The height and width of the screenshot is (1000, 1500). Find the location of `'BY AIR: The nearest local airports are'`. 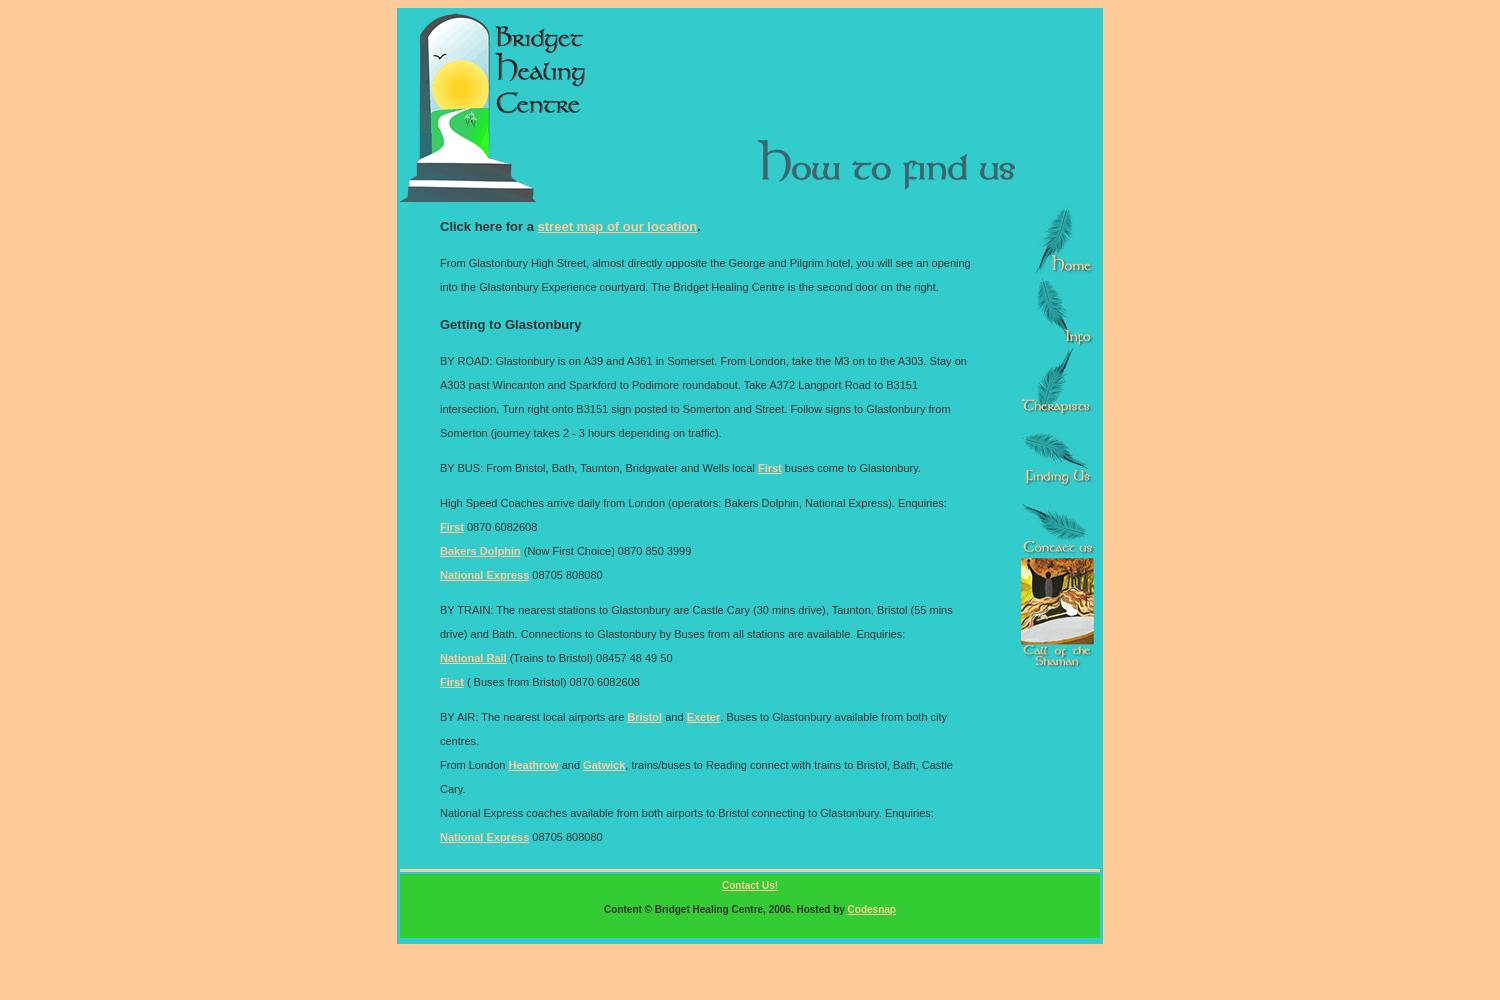

'BY AIR: The nearest local airports are' is located at coordinates (438, 715).